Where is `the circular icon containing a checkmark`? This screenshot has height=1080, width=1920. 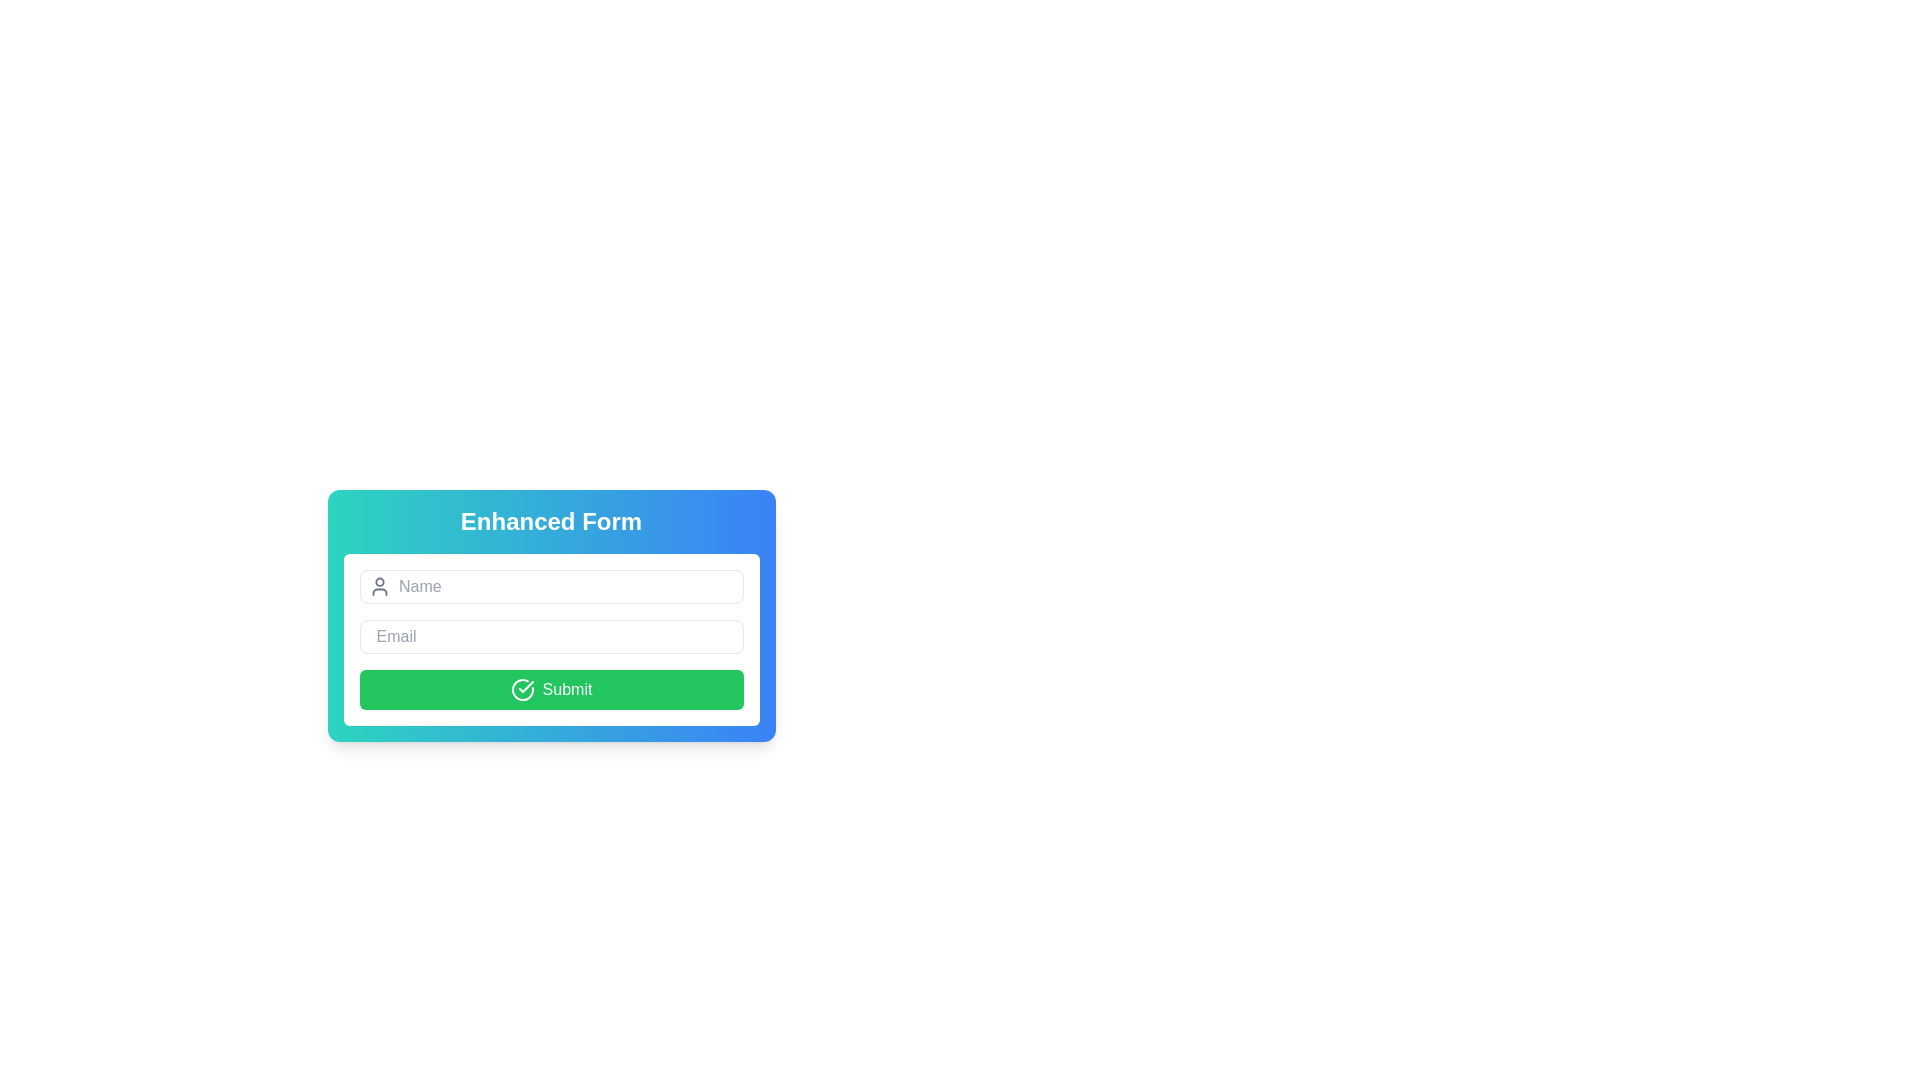
the circular icon containing a checkmark is located at coordinates (522, 689).